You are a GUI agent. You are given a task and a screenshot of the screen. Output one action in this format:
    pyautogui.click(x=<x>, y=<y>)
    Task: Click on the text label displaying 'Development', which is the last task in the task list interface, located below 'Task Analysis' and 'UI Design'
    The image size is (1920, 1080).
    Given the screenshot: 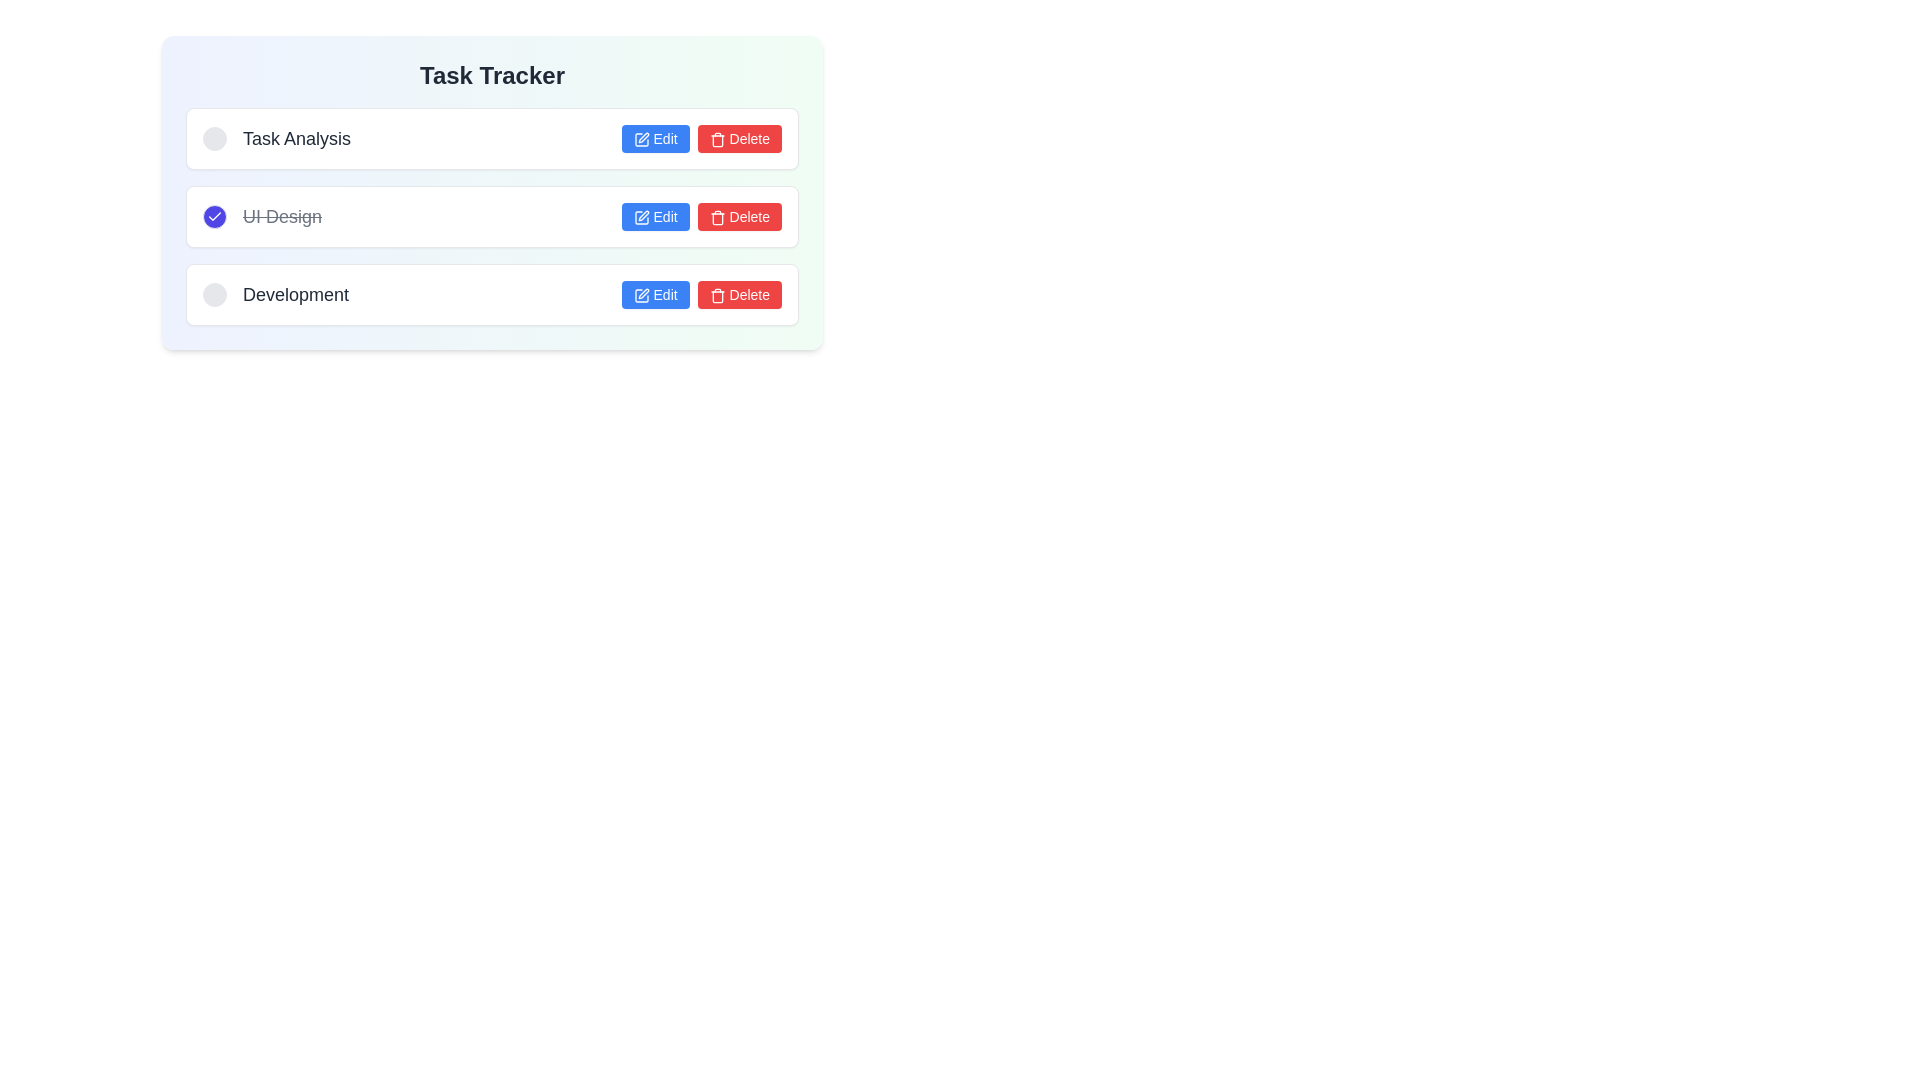 What is the action you would take?
    pyautogui.click(x=295, y=294)
    